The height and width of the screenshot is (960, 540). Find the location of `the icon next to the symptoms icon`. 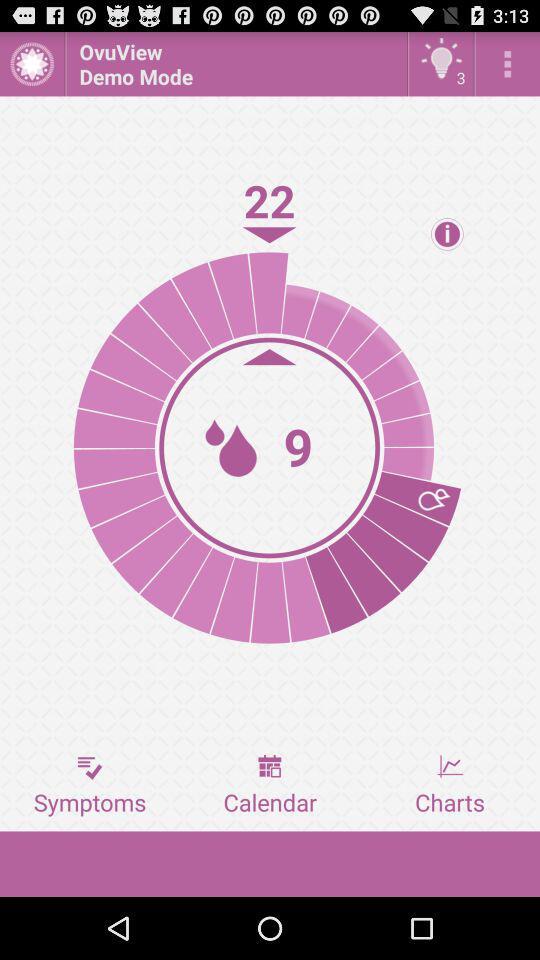

the icon next to the symptoms icon is located at coordinates (270, 785).